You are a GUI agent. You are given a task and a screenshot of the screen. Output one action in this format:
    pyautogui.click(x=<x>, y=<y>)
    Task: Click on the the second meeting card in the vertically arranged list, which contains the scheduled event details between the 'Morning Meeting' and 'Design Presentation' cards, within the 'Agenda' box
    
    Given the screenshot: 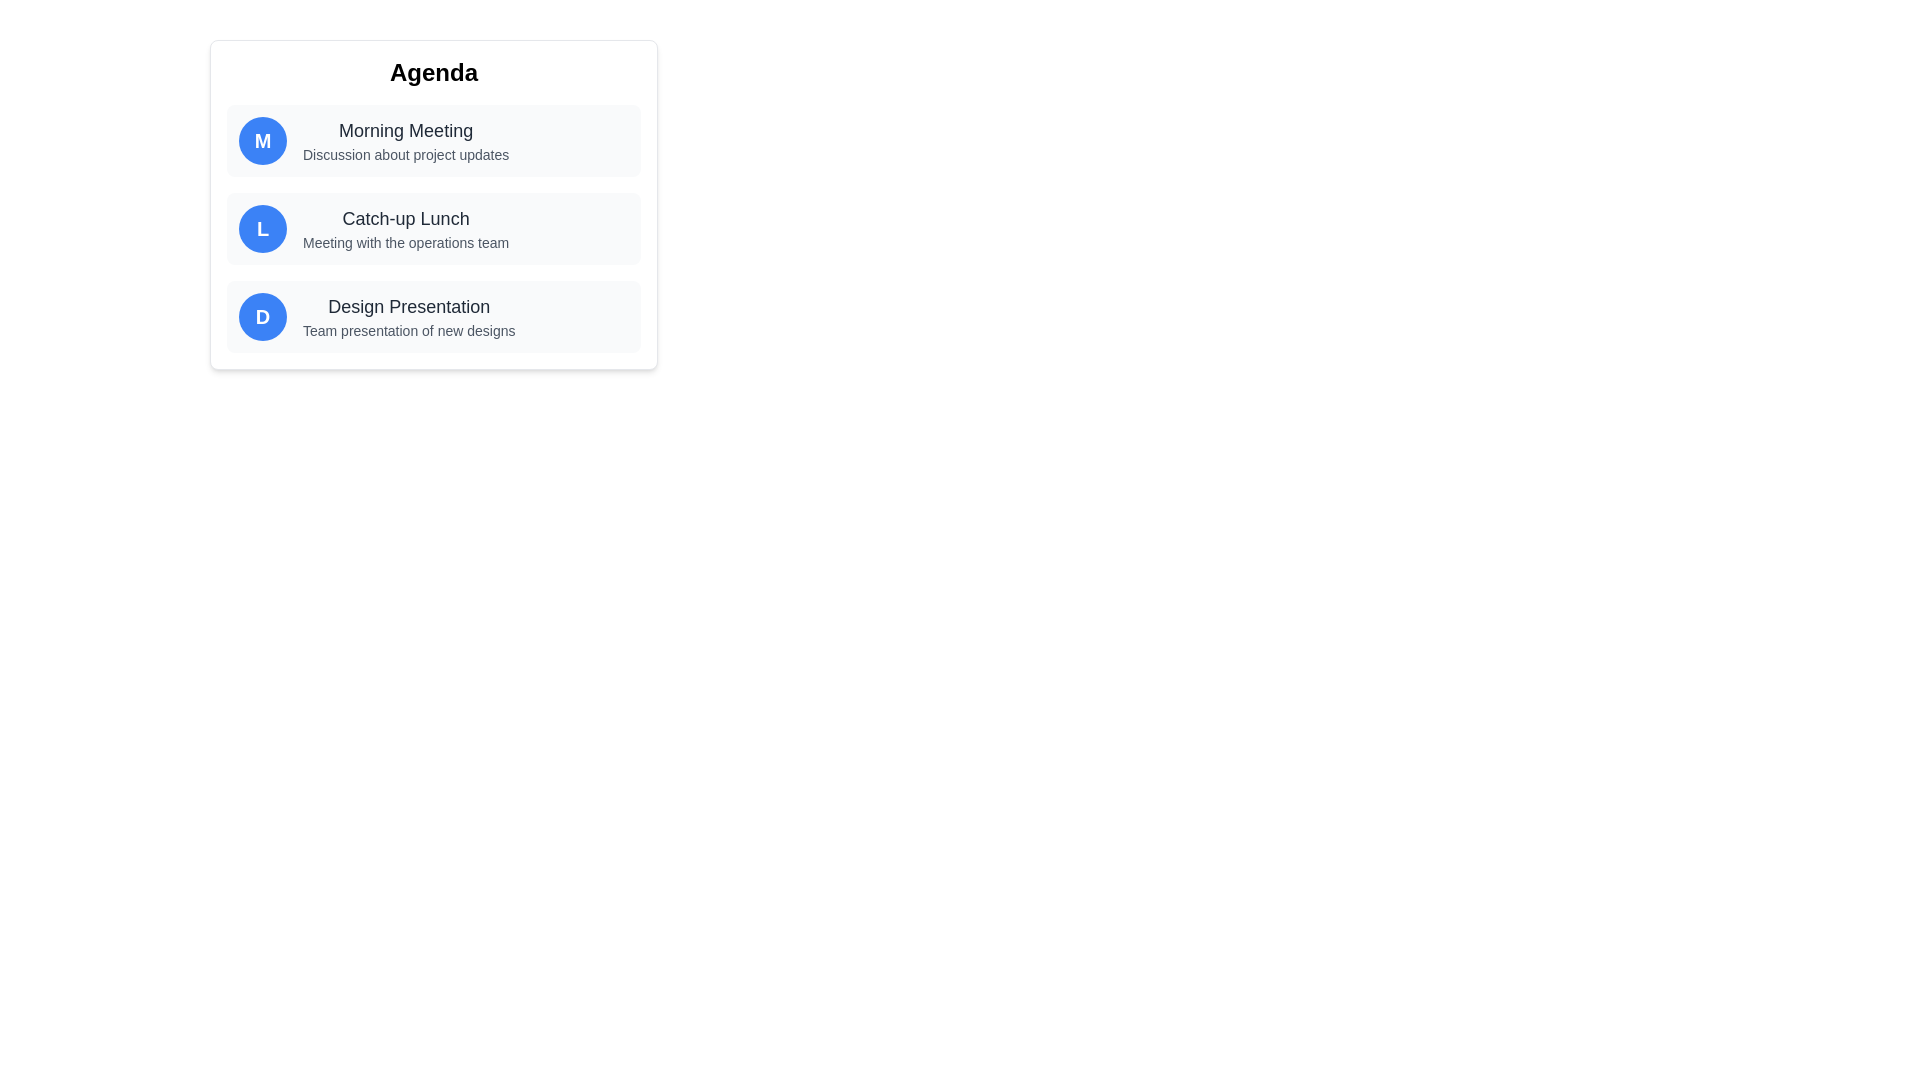 What is the action you would take?
    pyautogui.click(x=432, y=227)
    